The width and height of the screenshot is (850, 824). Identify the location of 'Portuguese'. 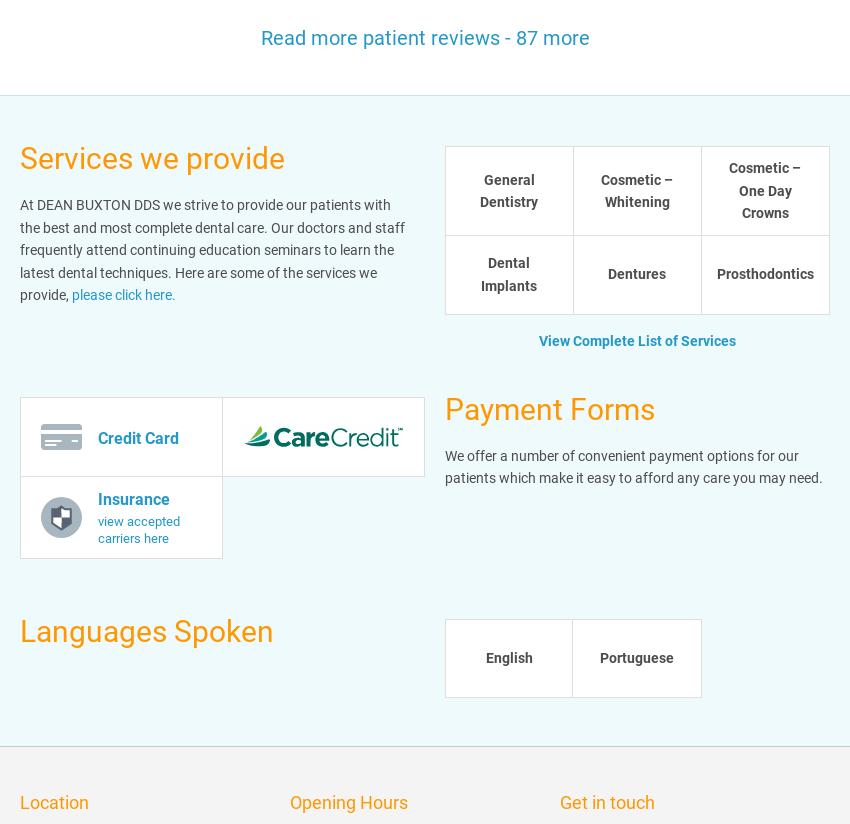
(597, 657).